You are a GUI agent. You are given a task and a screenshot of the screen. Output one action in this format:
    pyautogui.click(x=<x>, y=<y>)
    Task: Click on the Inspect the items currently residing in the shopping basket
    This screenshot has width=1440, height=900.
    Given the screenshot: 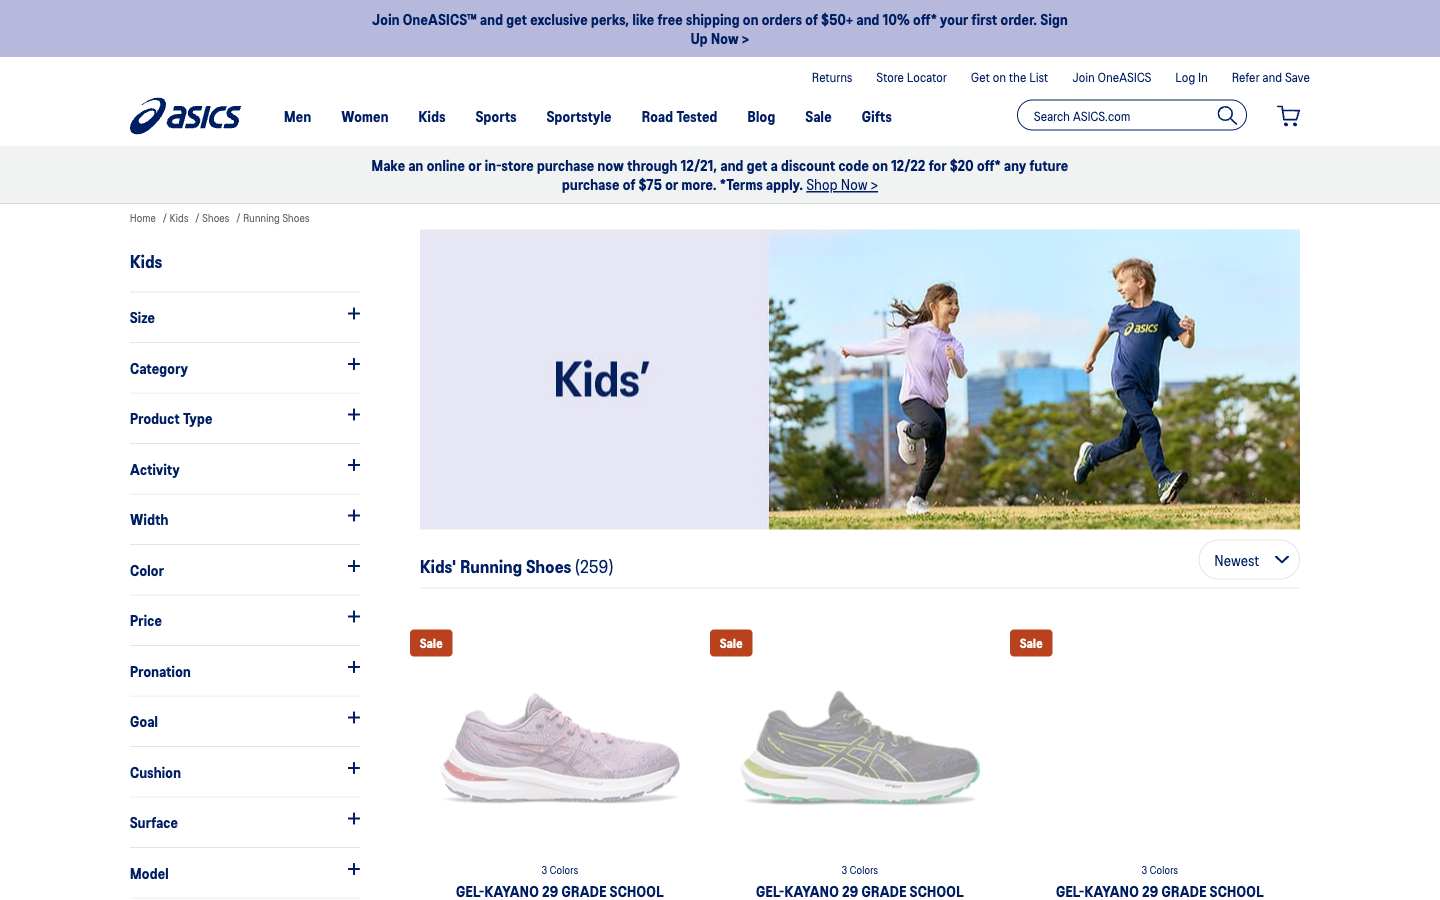 What is the action you would take?
    pyautogui.click(x=1288, y=116)
    